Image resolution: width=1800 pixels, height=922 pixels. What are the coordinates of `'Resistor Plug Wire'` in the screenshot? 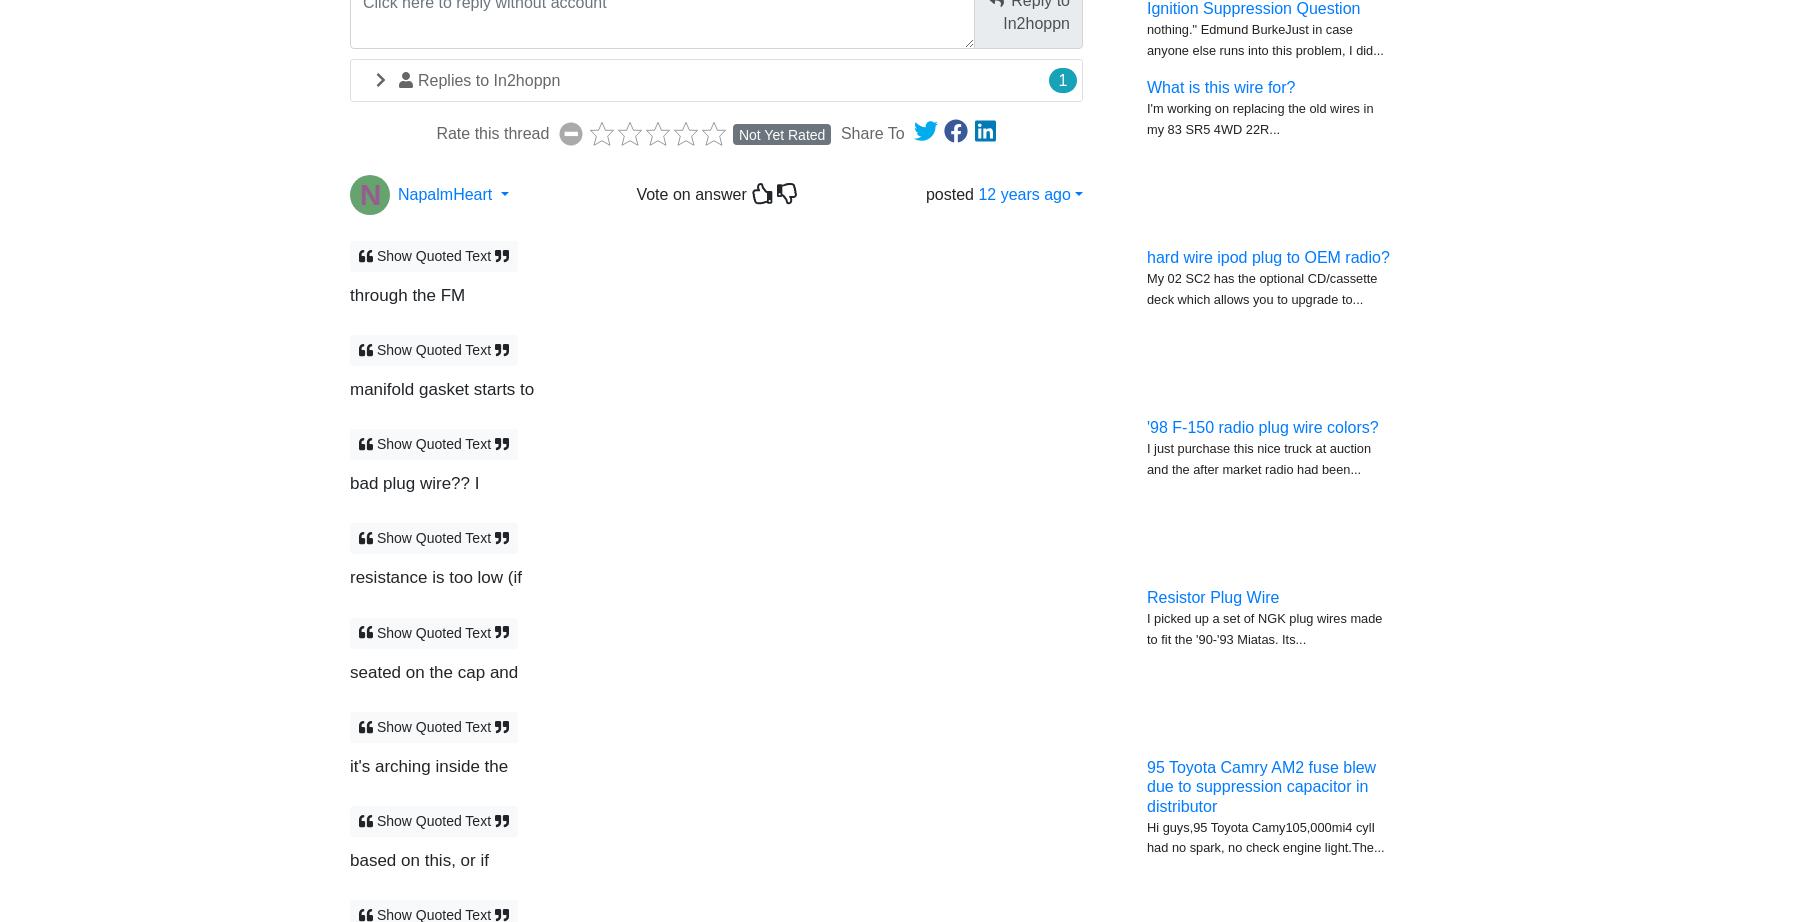 It's located at (1145, 597).